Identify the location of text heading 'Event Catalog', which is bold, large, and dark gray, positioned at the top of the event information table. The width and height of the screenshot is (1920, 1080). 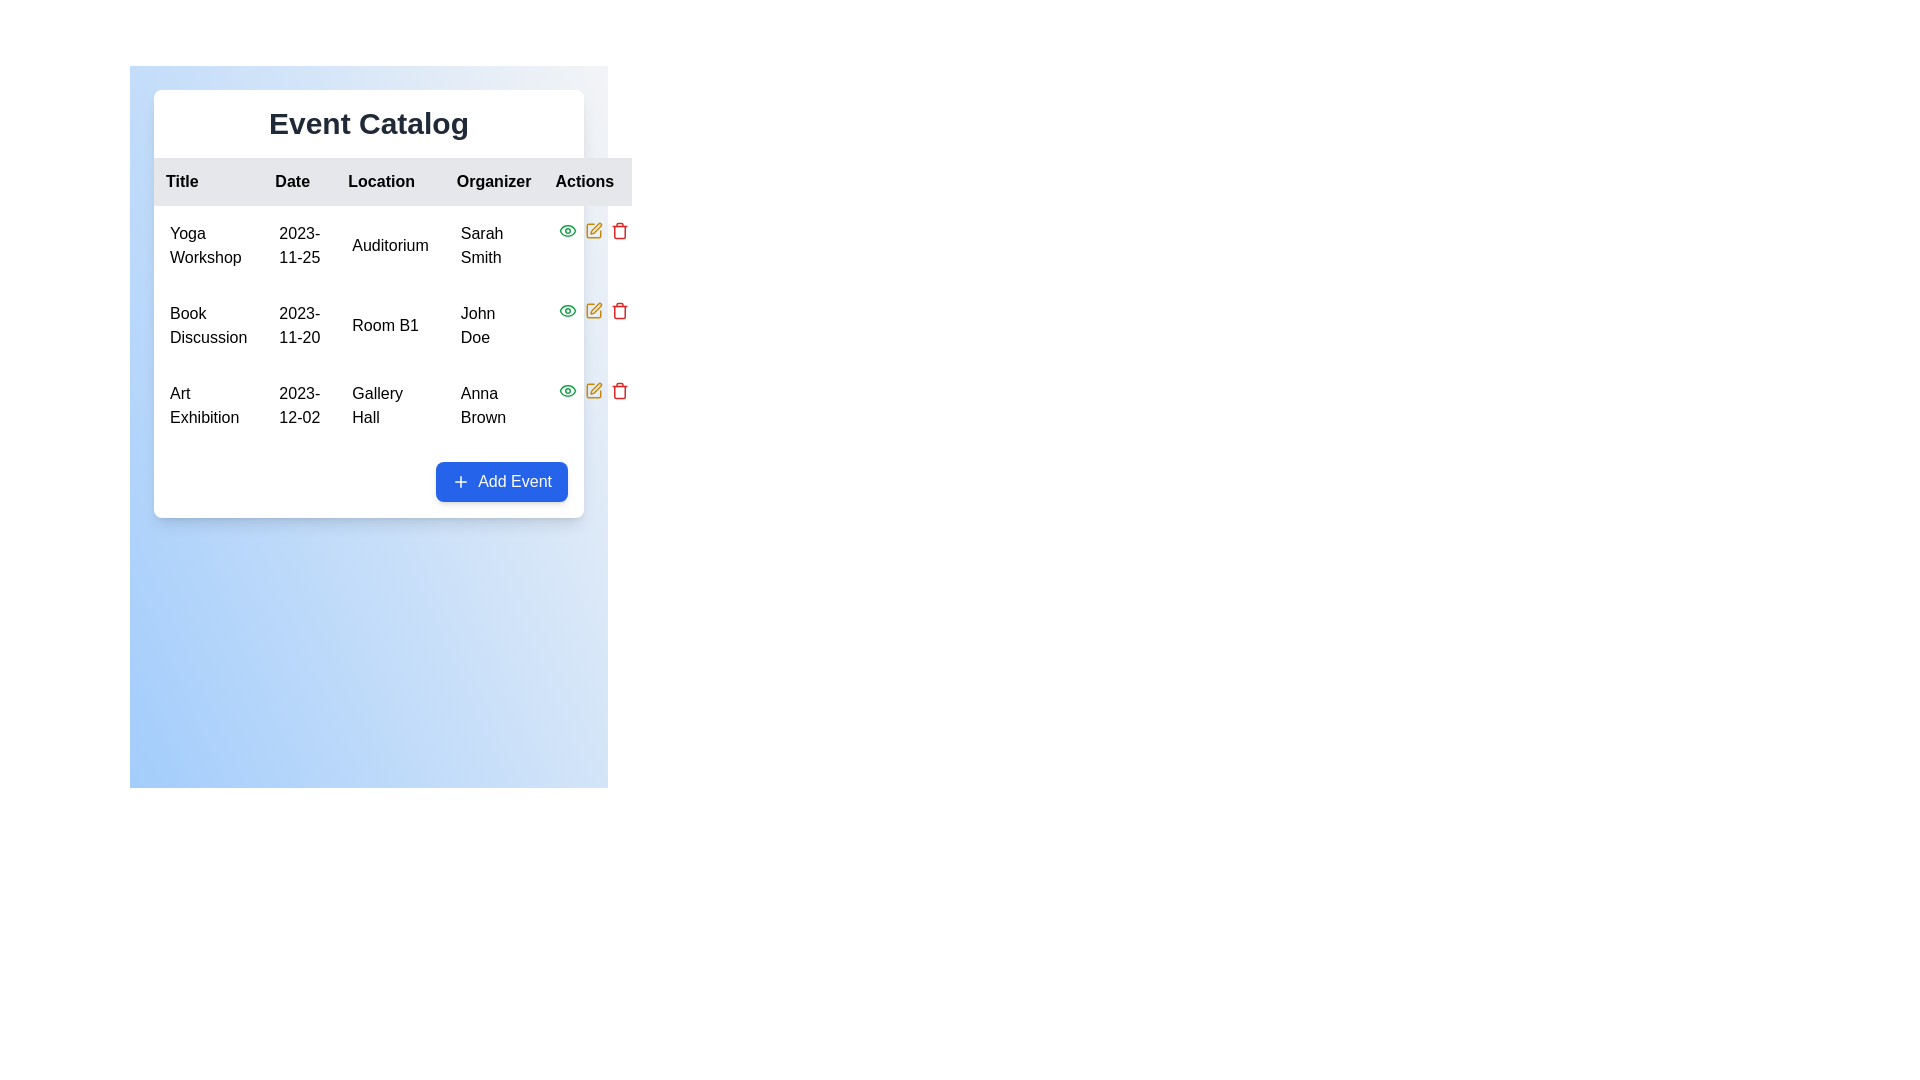
(369, 123).